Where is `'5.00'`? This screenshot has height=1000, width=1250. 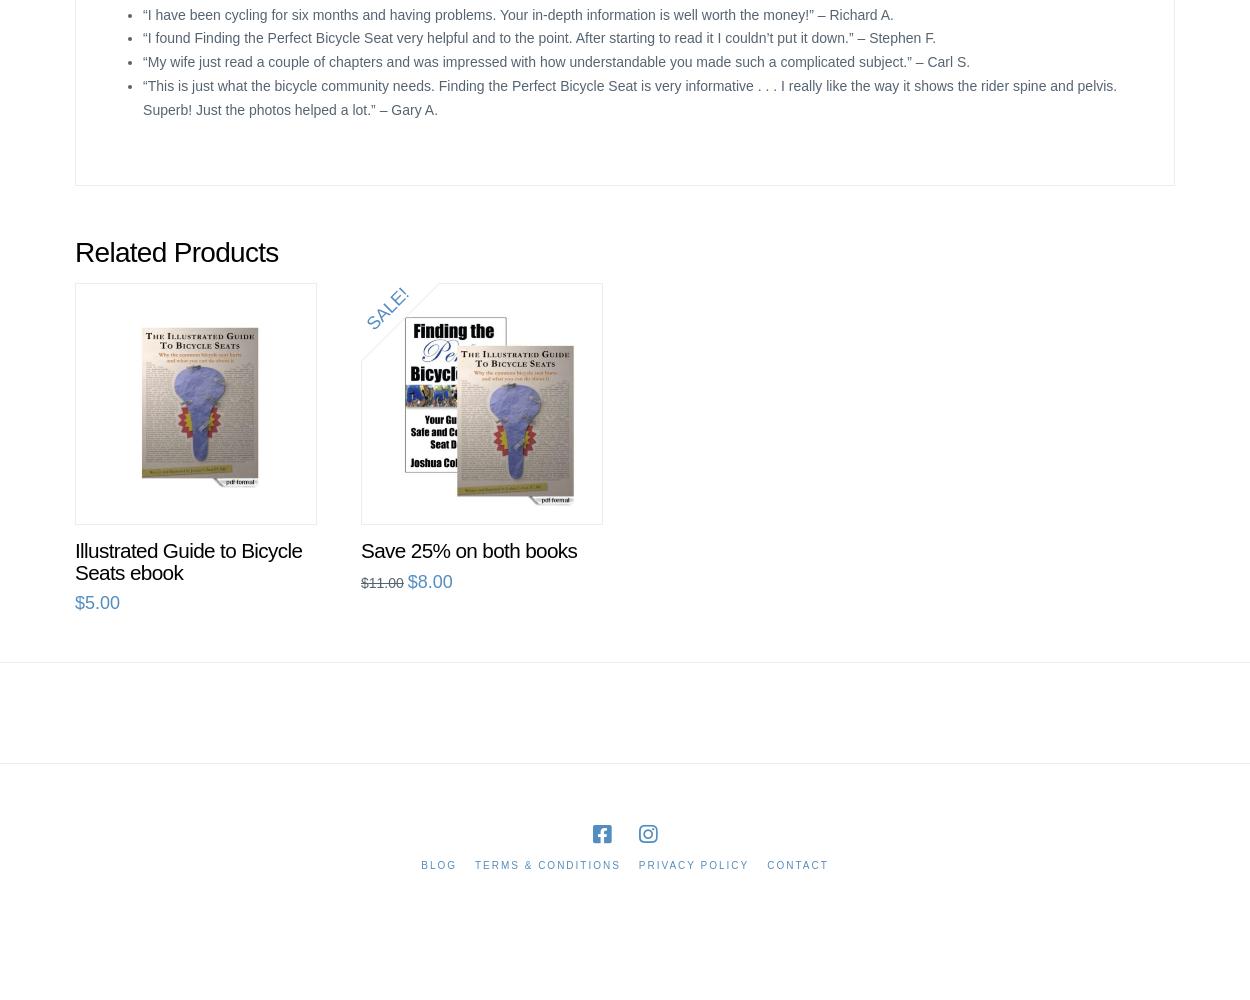 '5.00' is located at coordinates (101, 602).